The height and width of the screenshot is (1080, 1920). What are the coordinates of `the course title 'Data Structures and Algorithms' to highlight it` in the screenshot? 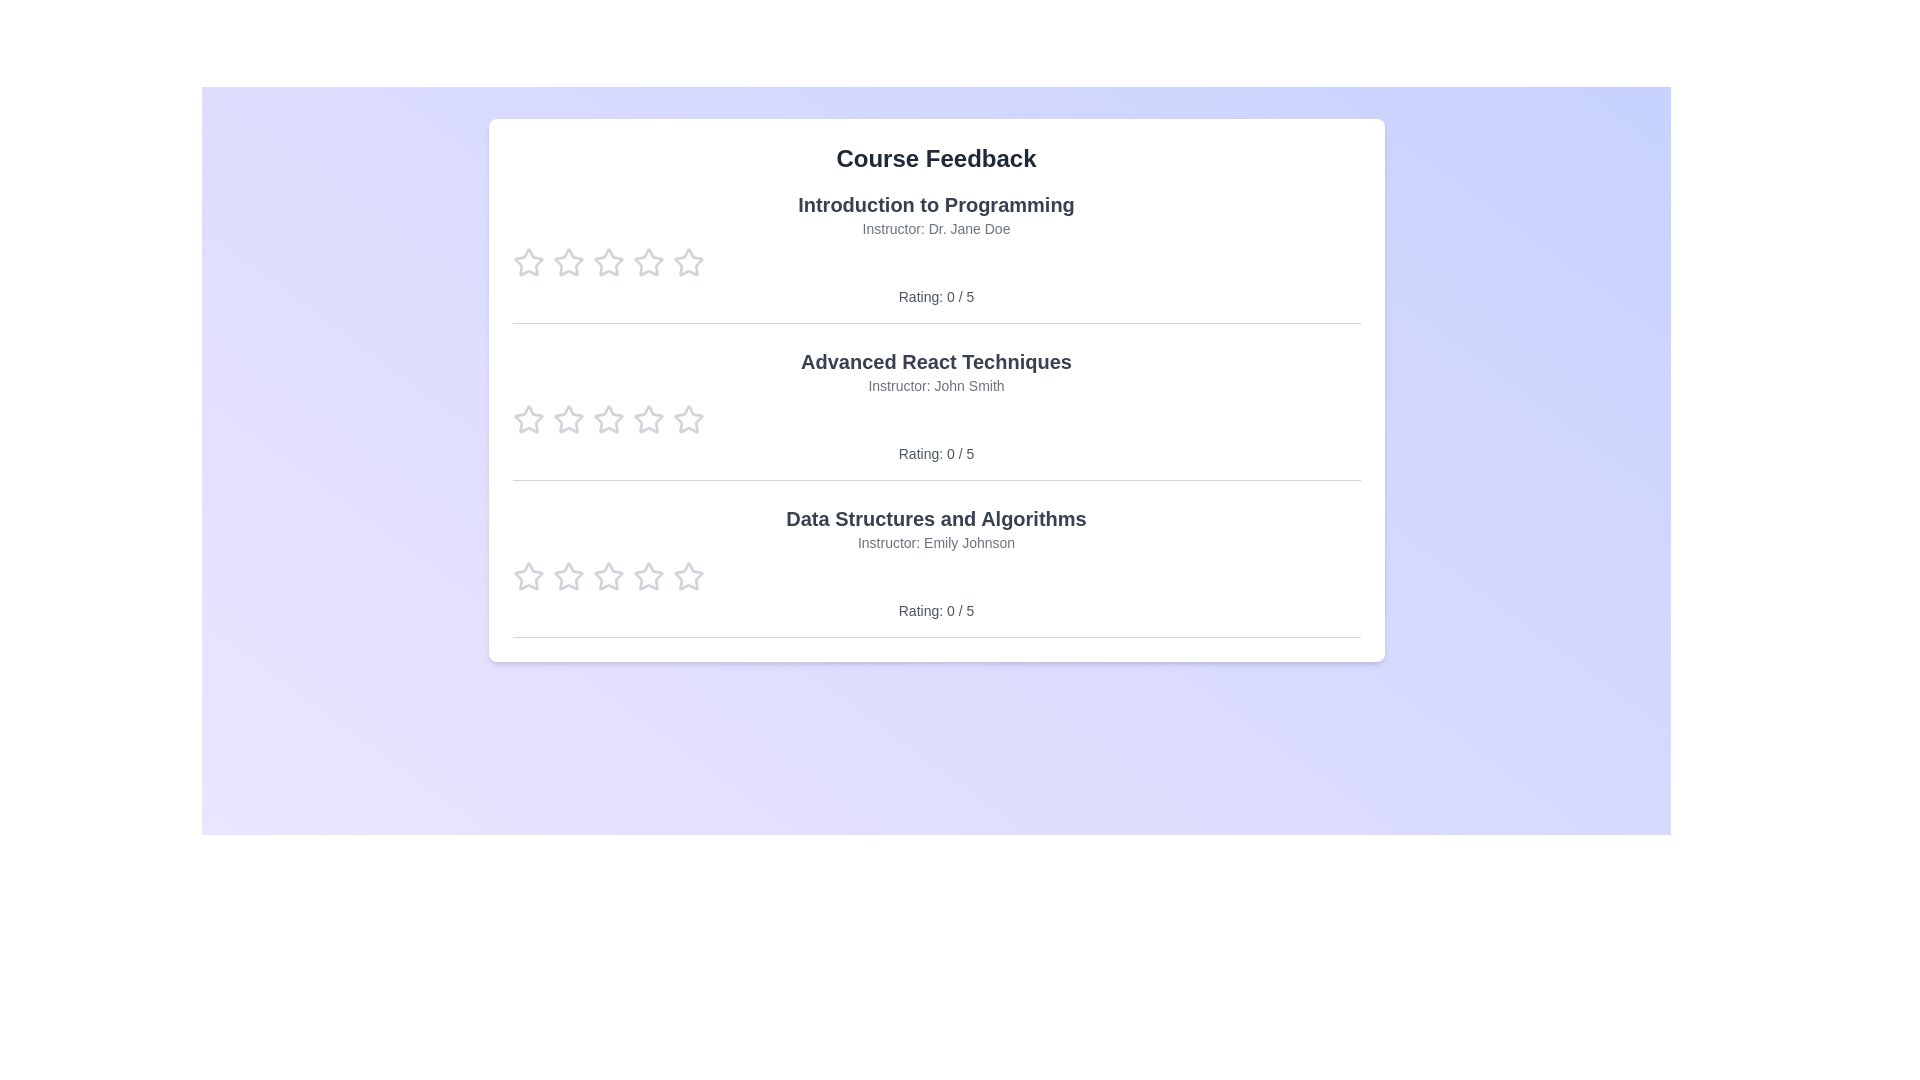 It's located at (935, 518).